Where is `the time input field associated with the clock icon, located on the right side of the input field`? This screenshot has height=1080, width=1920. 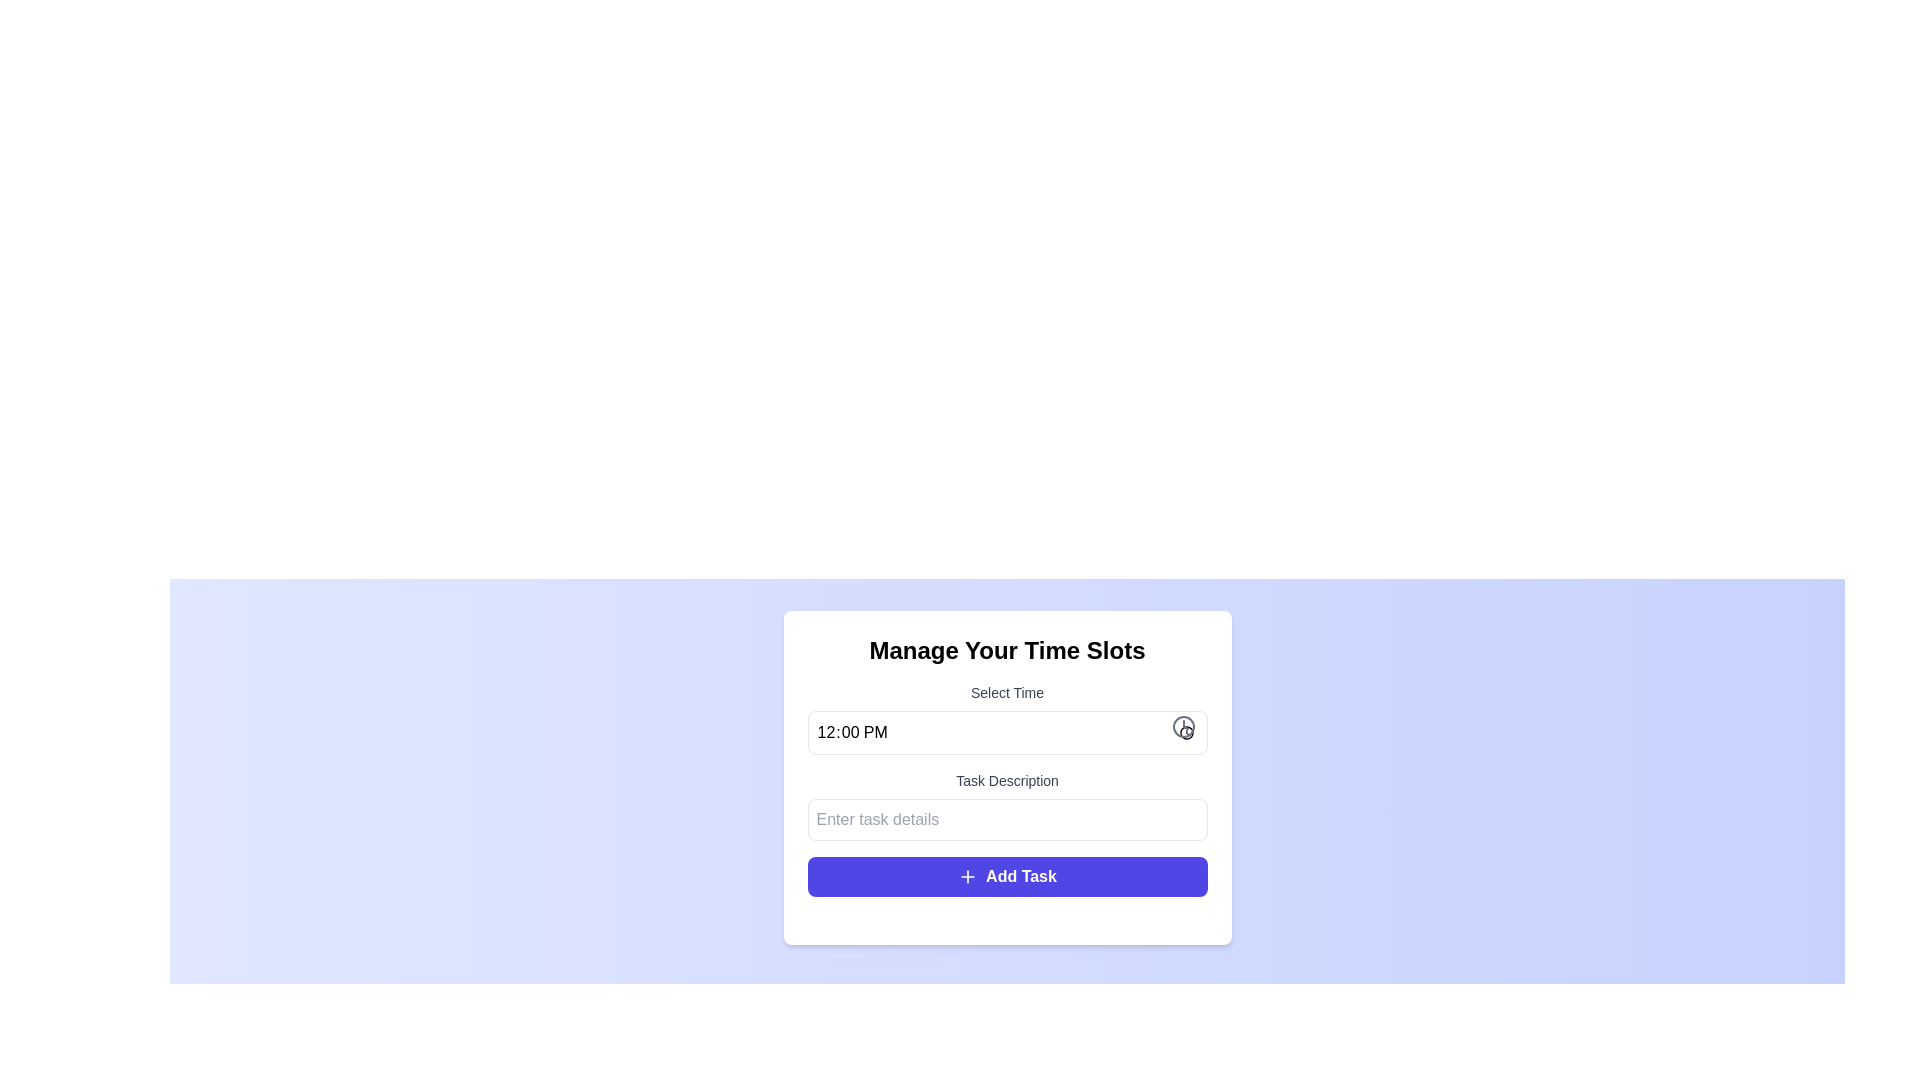 the time input field associated with the clock icon, located on the right side of the input field is located at coordinates (1183, 726).